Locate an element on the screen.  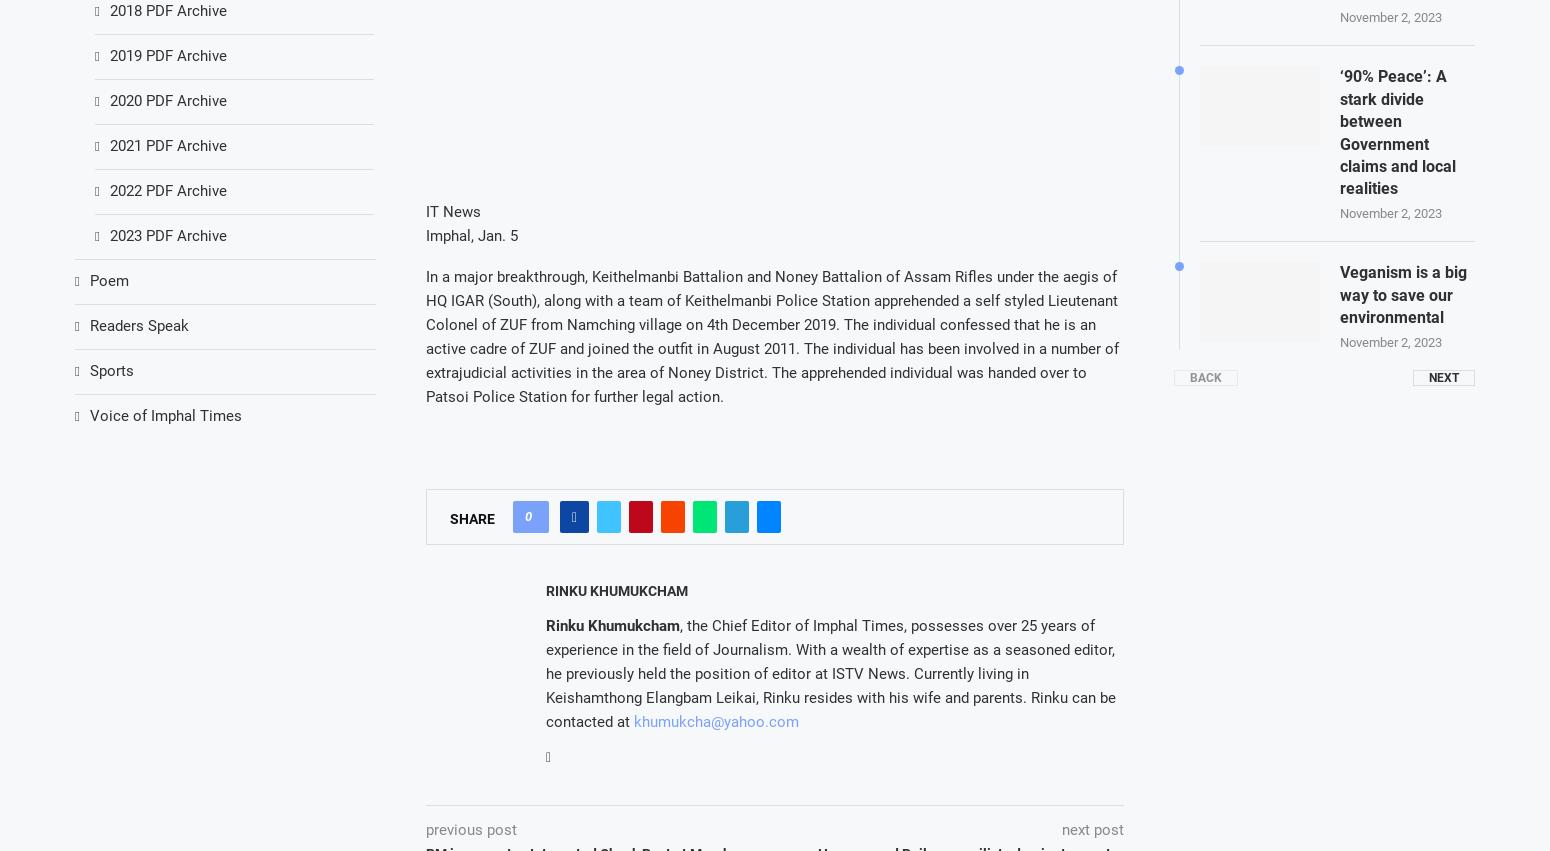
'In a major breakthrough, Keithelmanbi Battalion and Noney Battalion of Assam Rifles under the aegis of HQ IGAR (South), along with a team of Keithelmanbi Police Station apprehended a self styled Lieutenant Colonel of ZUF from Namching village on 4th December 2019. The individual confessed that he is an active cadre of ZUF and joined the outfit in August 2011. The individual has been involved in a number of extrajudicial activities in the area of Noney District. The apprehended individual was handed over to Patsoi Police Station for further legal action.' is located at coordinates (425, 335).